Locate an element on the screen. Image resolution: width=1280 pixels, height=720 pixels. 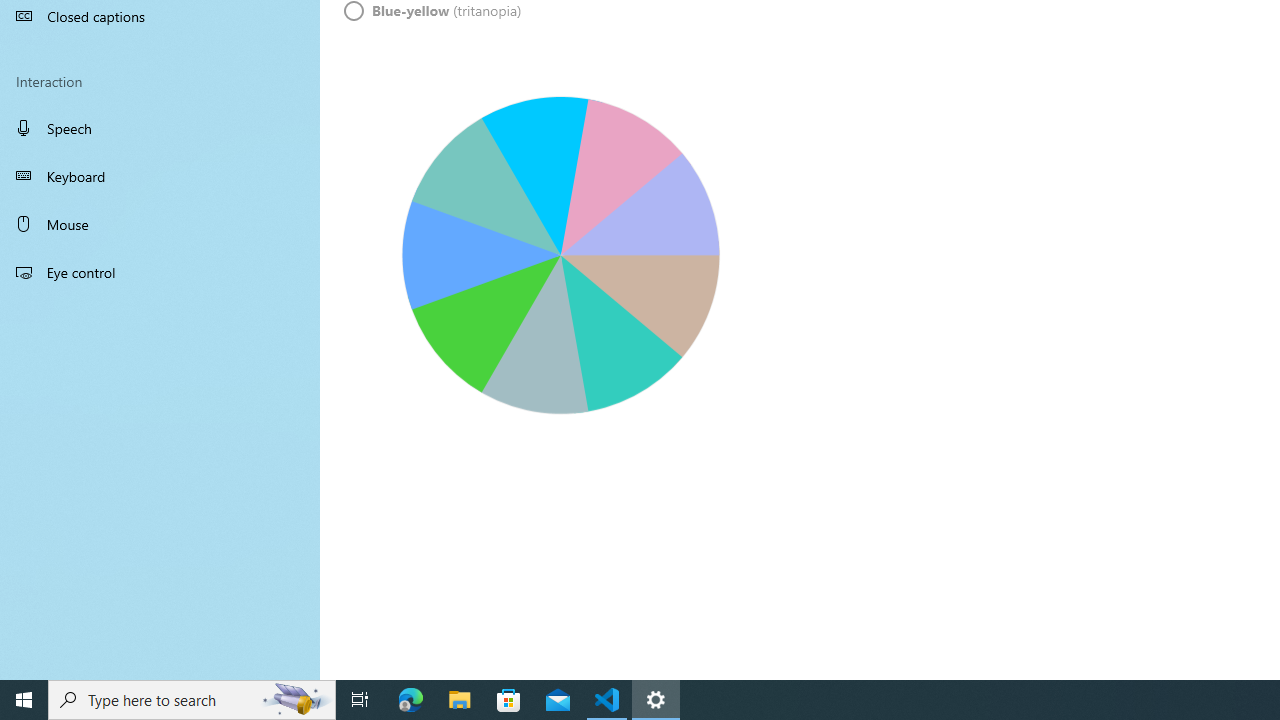
'Mouse' is located at coordinates (160, 223).